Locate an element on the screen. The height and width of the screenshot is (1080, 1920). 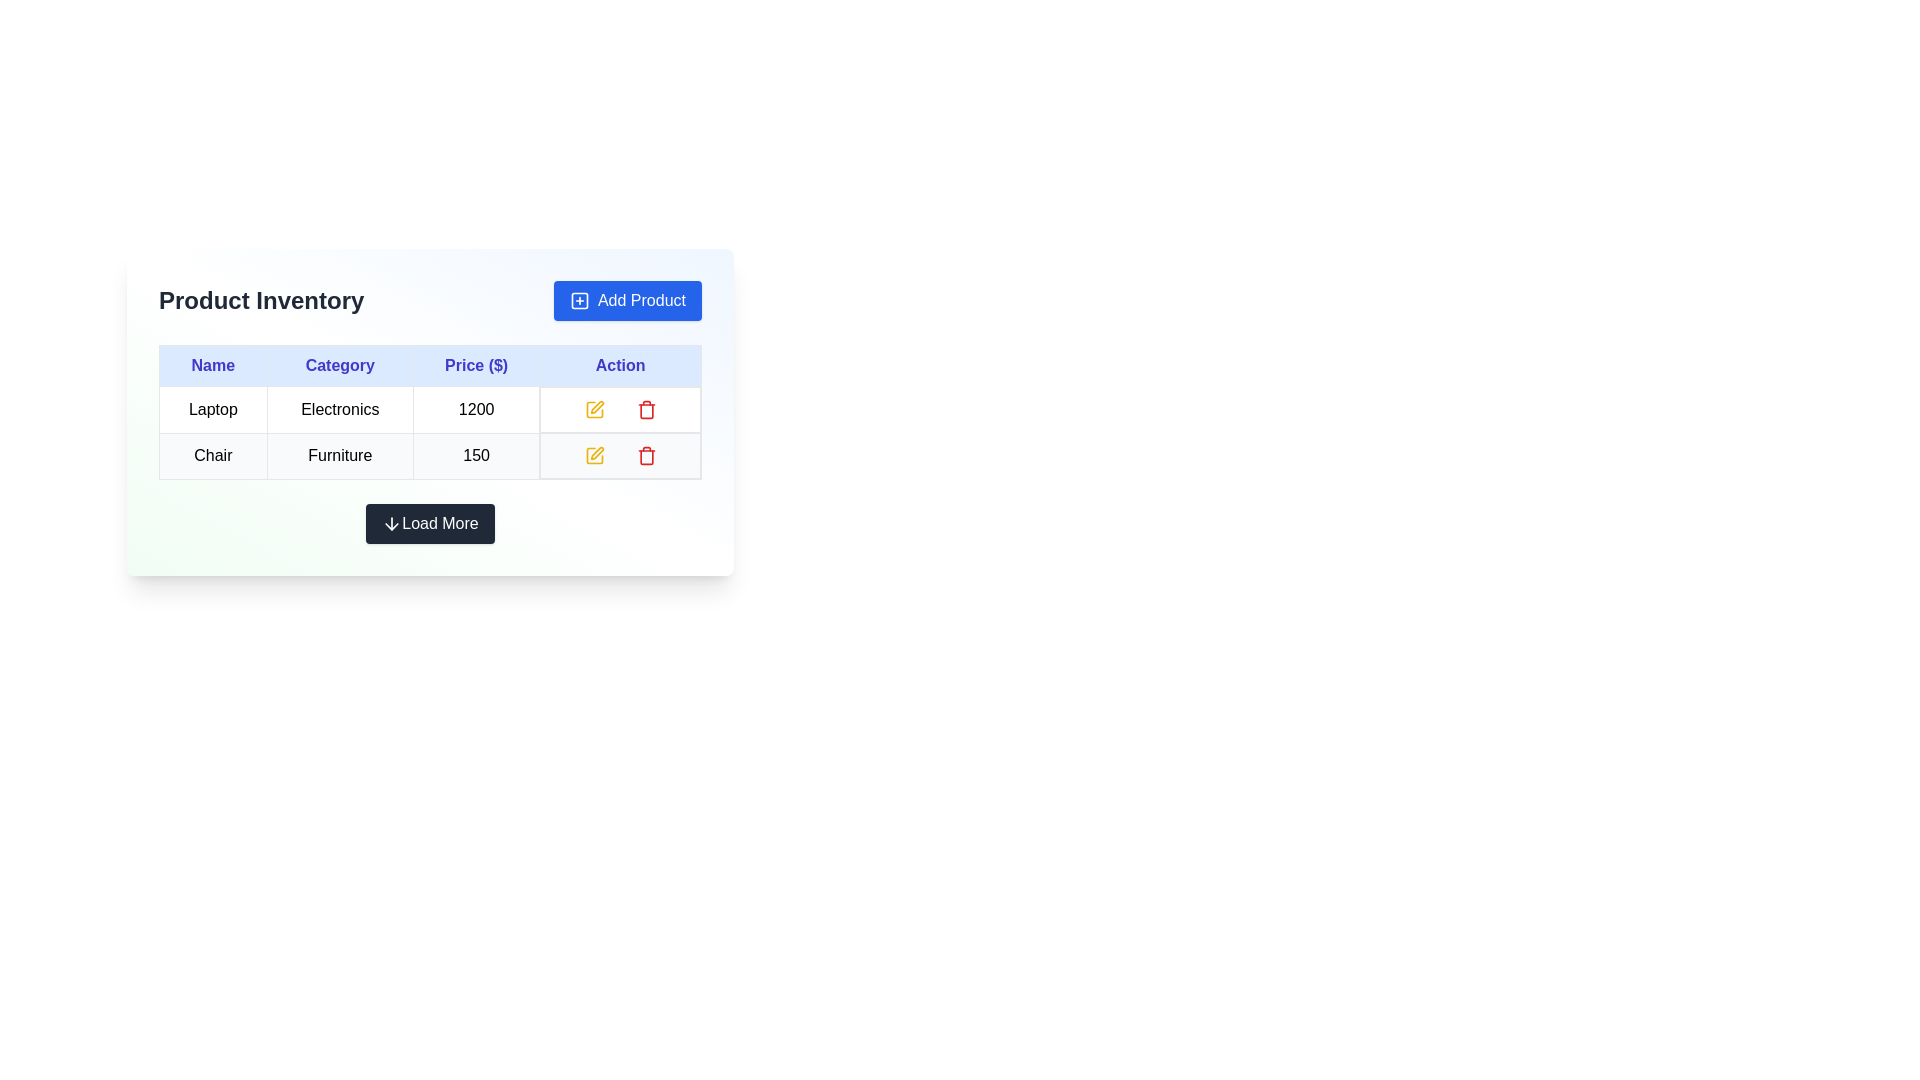
the rectangular text field displaying the word 'Chair' located in the first cell of the second row in the 'Name' column of the 'Product Inventory' table is located at coordinates (213, 456).